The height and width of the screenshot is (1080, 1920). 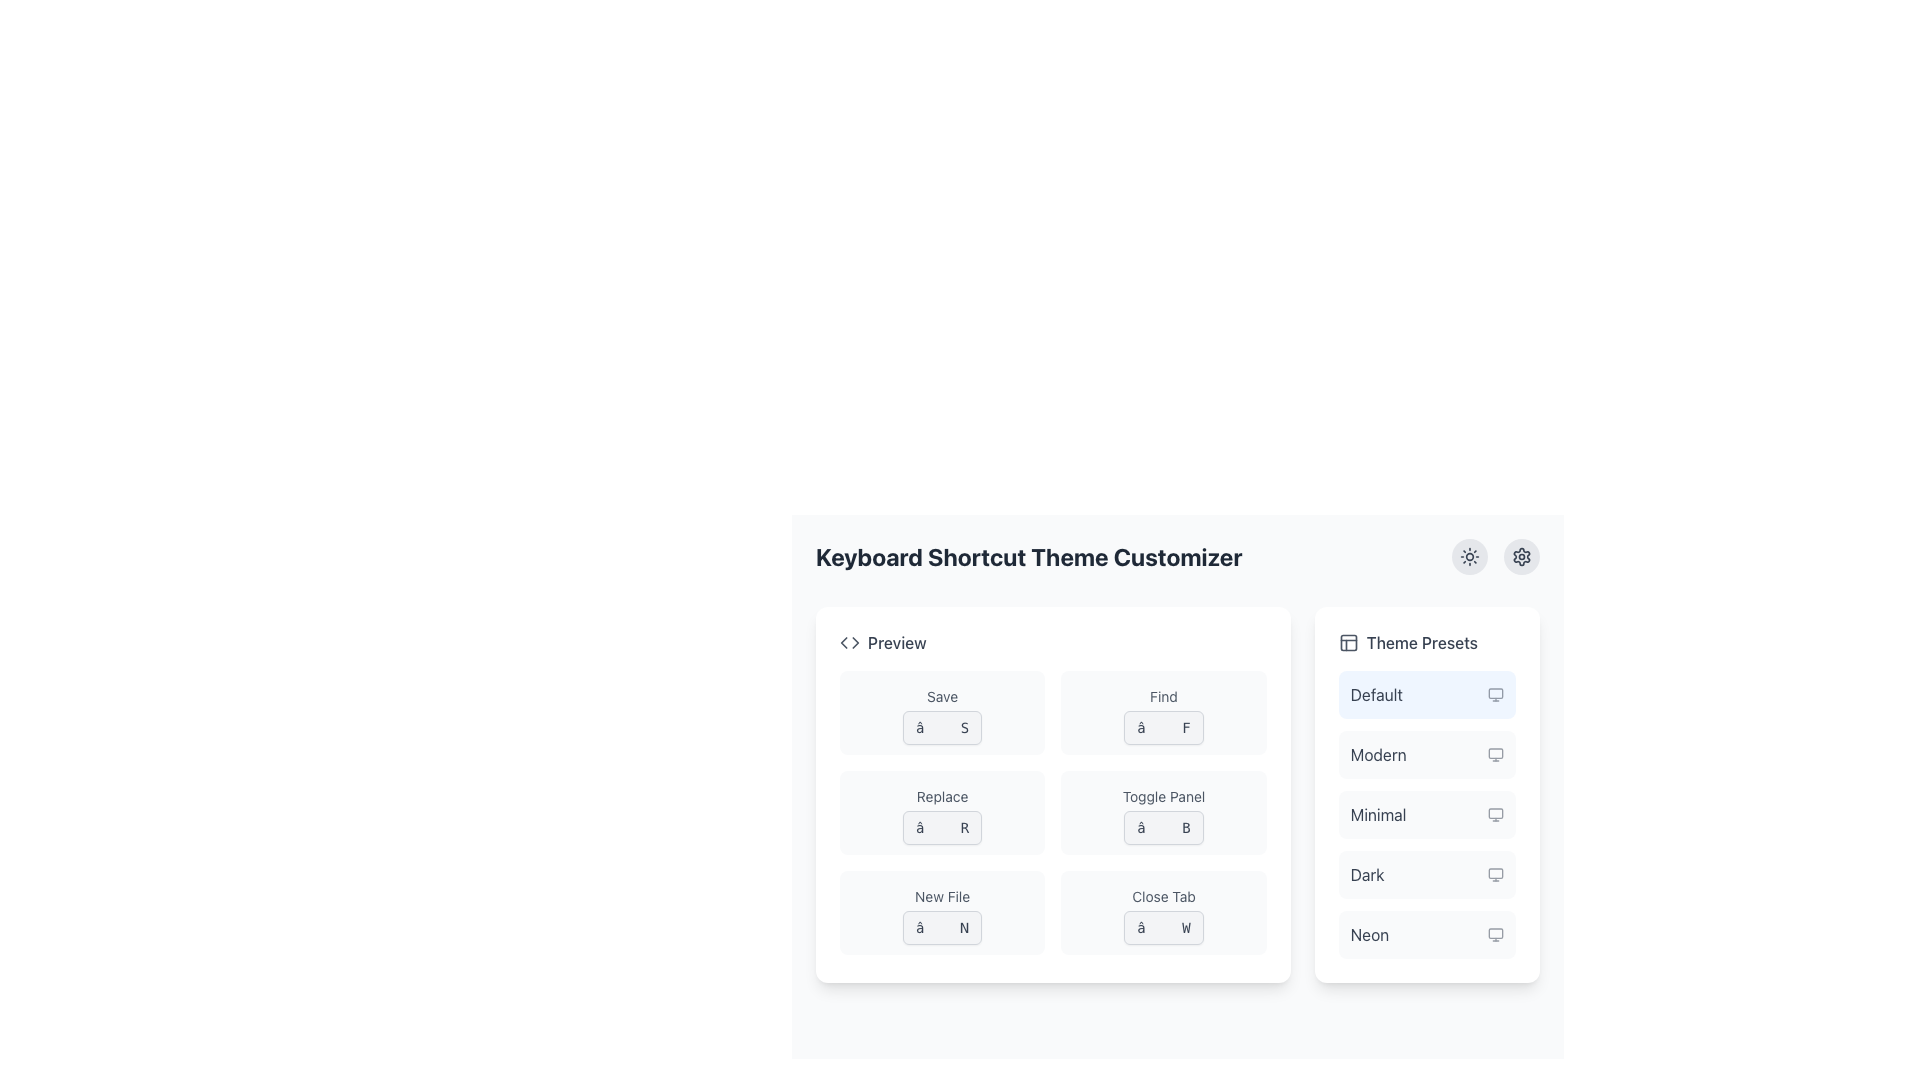 I want to click on the icon representing the 'Minimal' theme preset located, so click(x=1496, y=814).